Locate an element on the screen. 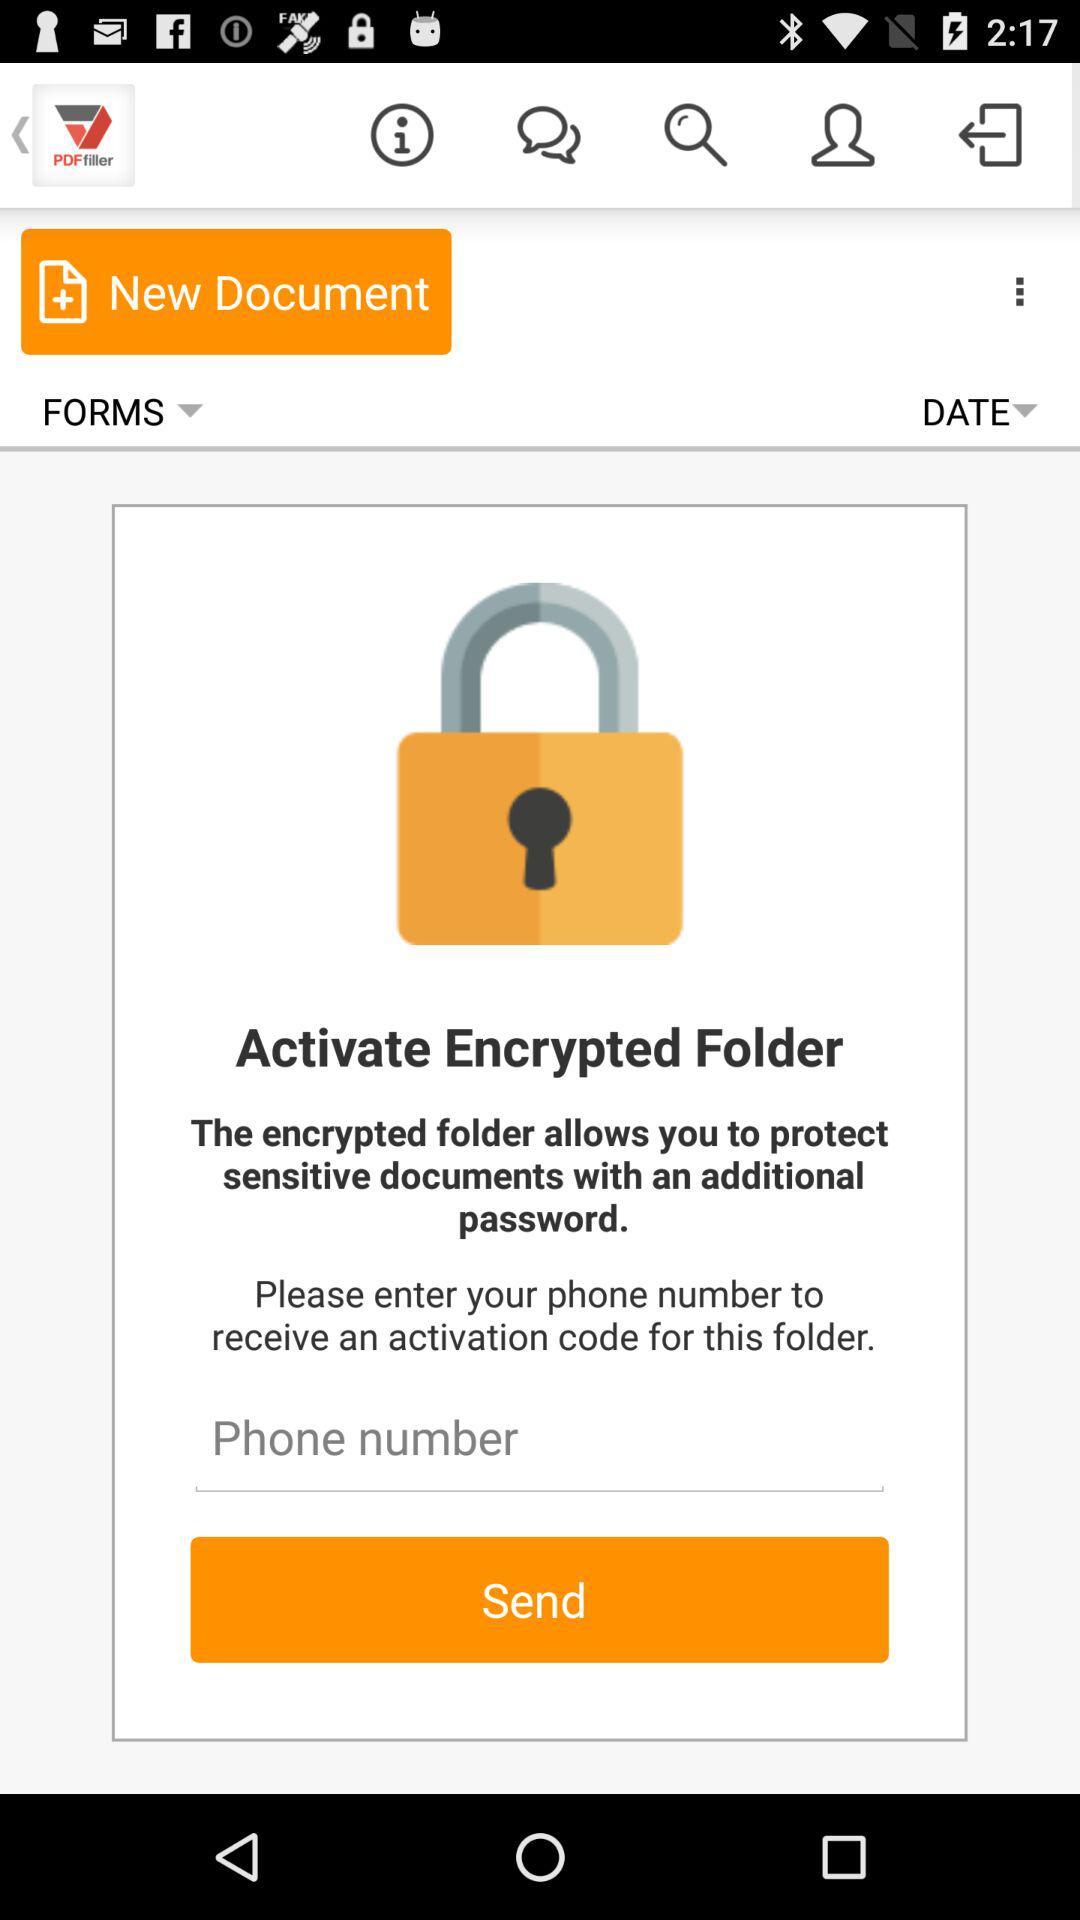 The image size is (1080, 1920). your phone number is located at coordinates (538, 1427).